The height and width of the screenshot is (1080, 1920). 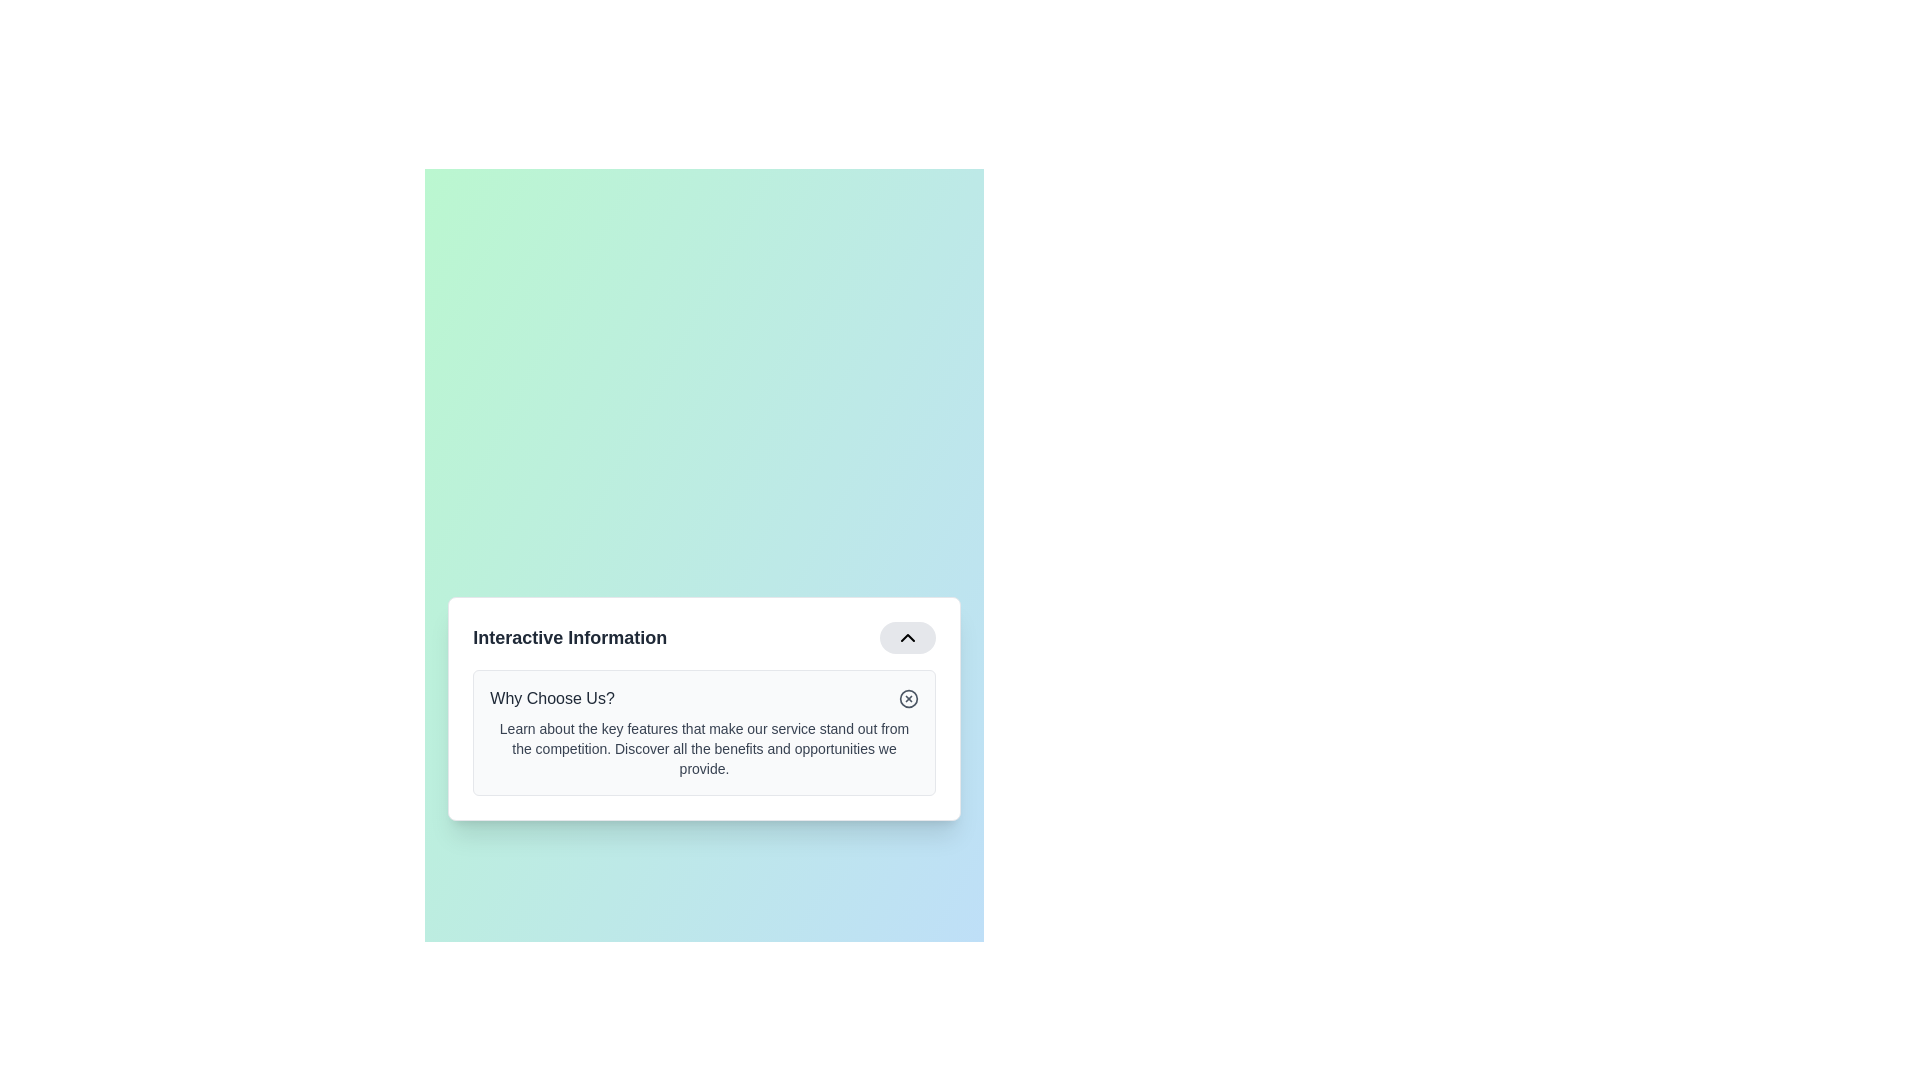 What do you see at coordinates (907, 697) in the screenshot?
I see `the close or dismiss Icon button located at the top right of the 'Why Choose Us?' section to change its visual state` at bounding box center [907, 697].